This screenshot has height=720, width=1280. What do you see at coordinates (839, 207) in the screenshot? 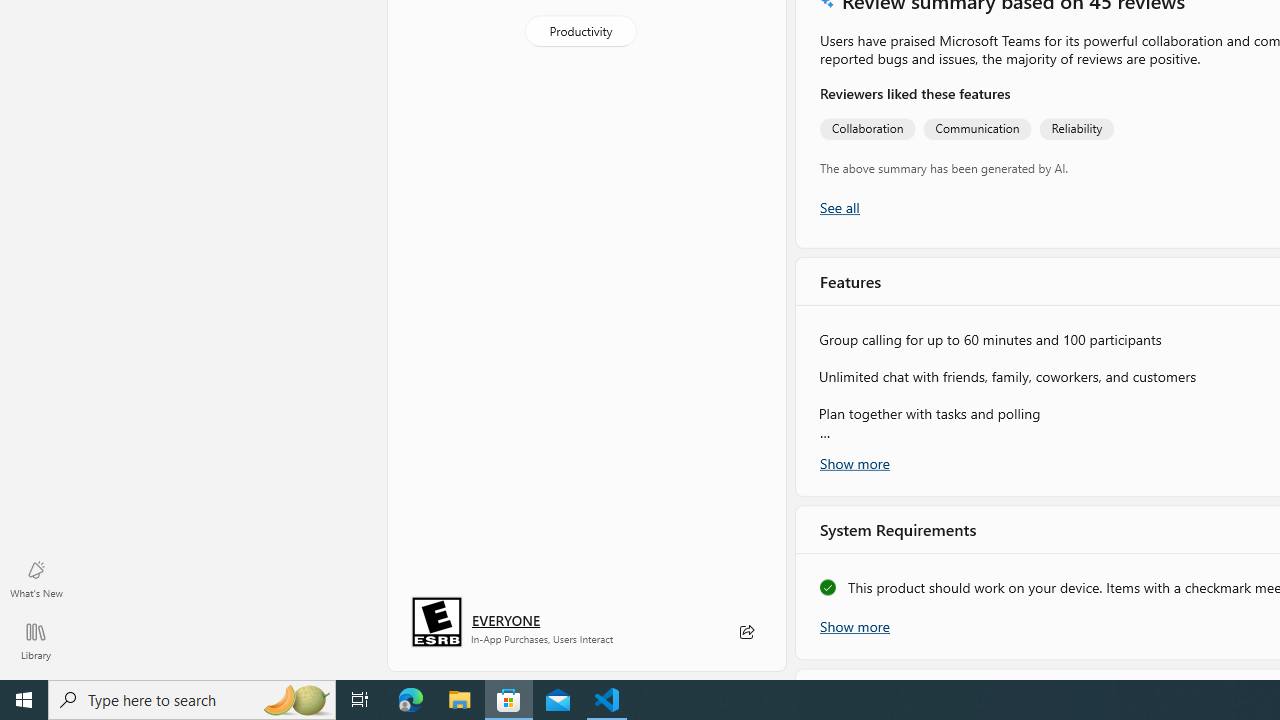
I see `'Show all ratings and reviews'` at bounding box center [839, 207].